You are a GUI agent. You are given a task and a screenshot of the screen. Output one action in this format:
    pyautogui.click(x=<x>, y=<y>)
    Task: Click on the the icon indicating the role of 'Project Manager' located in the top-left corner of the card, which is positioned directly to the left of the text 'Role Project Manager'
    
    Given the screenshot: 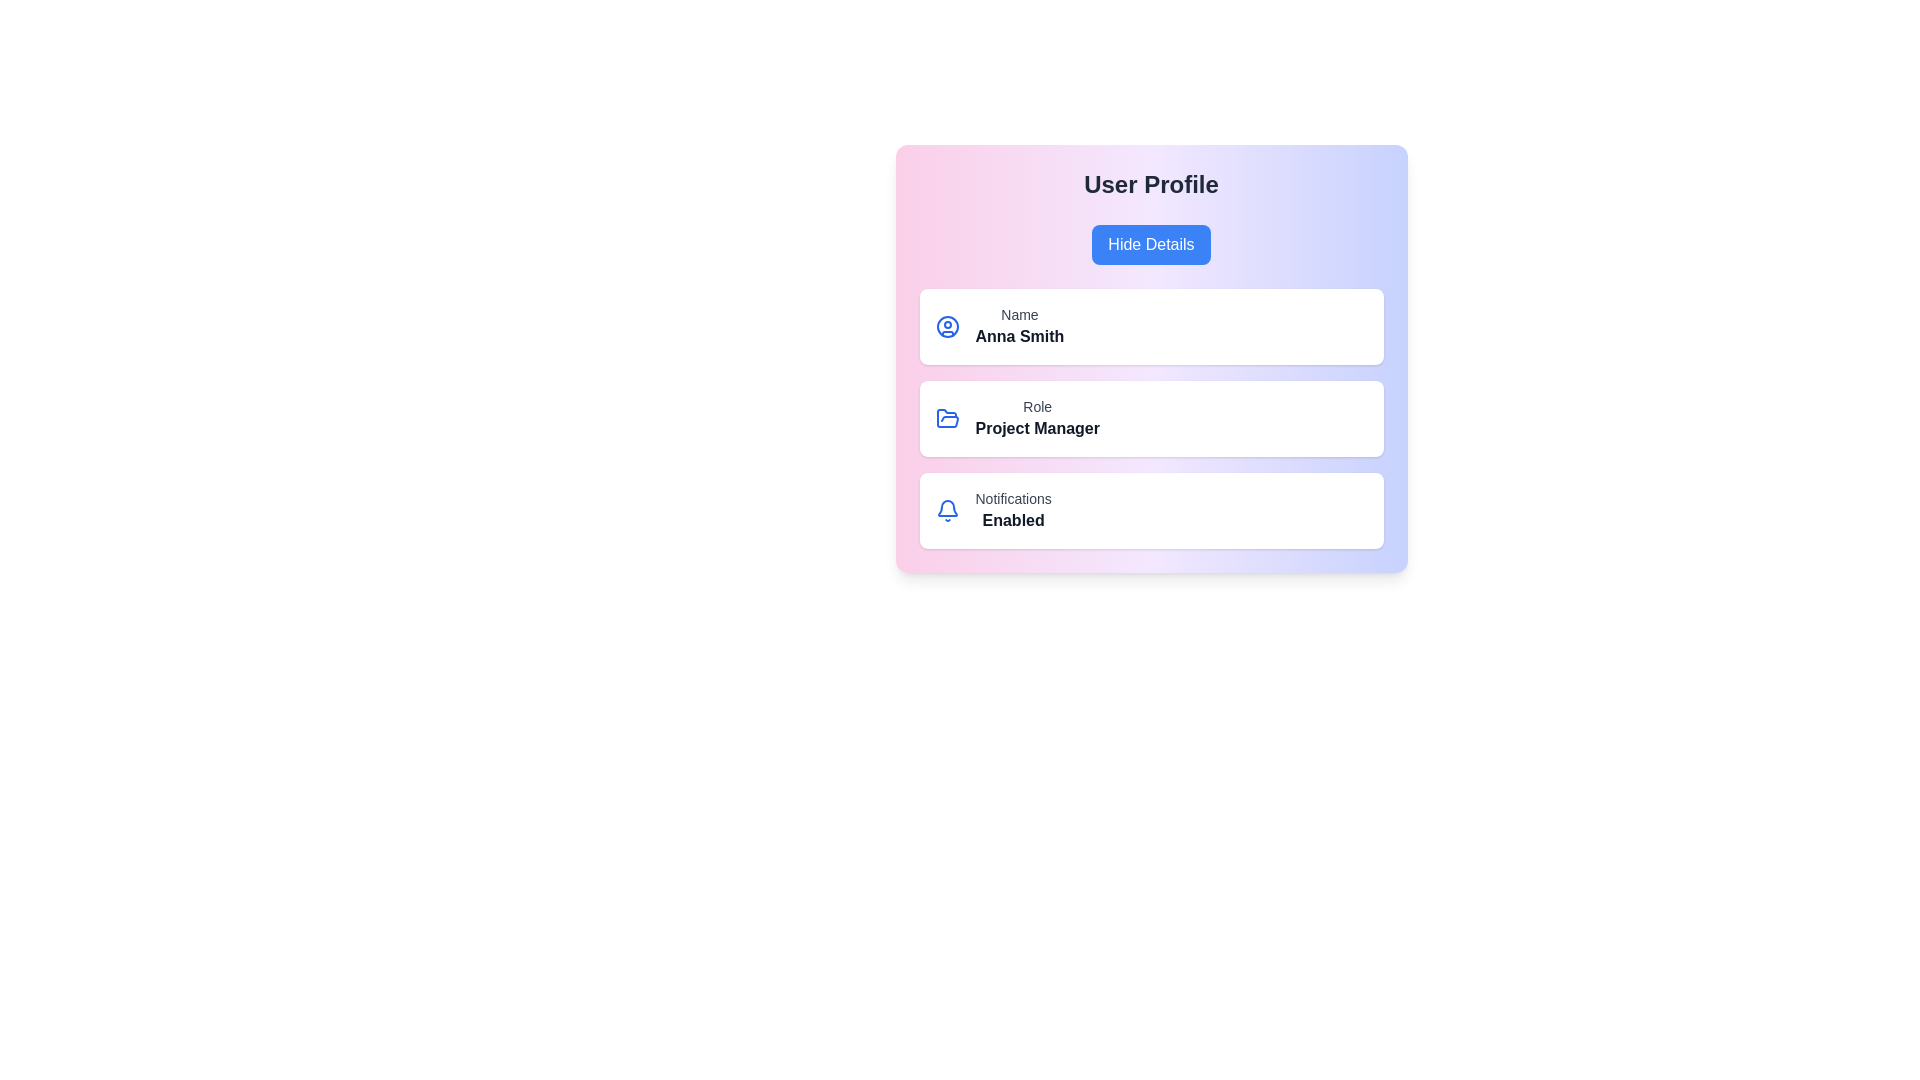 What is the action you would take?
    pyautogui.click(x=946, y=418)
    